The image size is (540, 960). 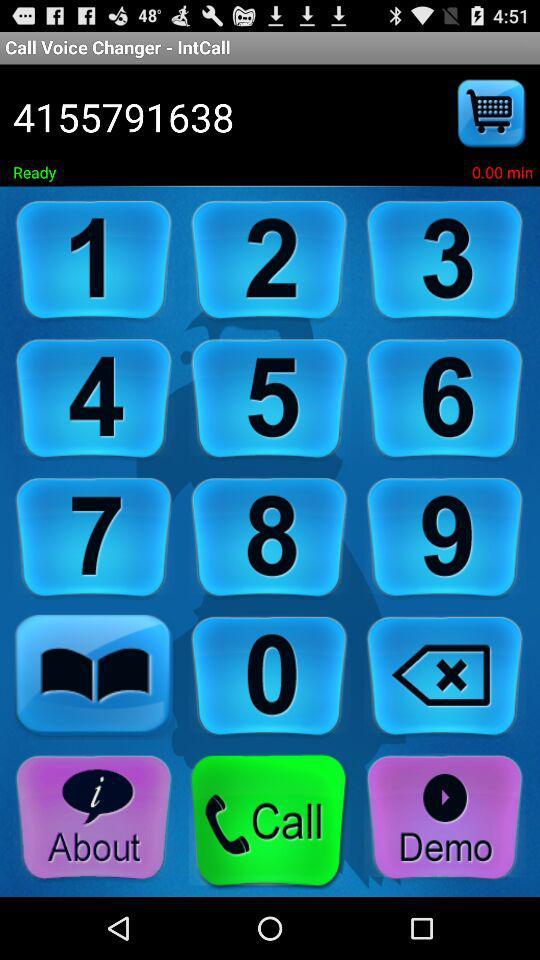 I want to click on contact button, so click(x=93, y=677).